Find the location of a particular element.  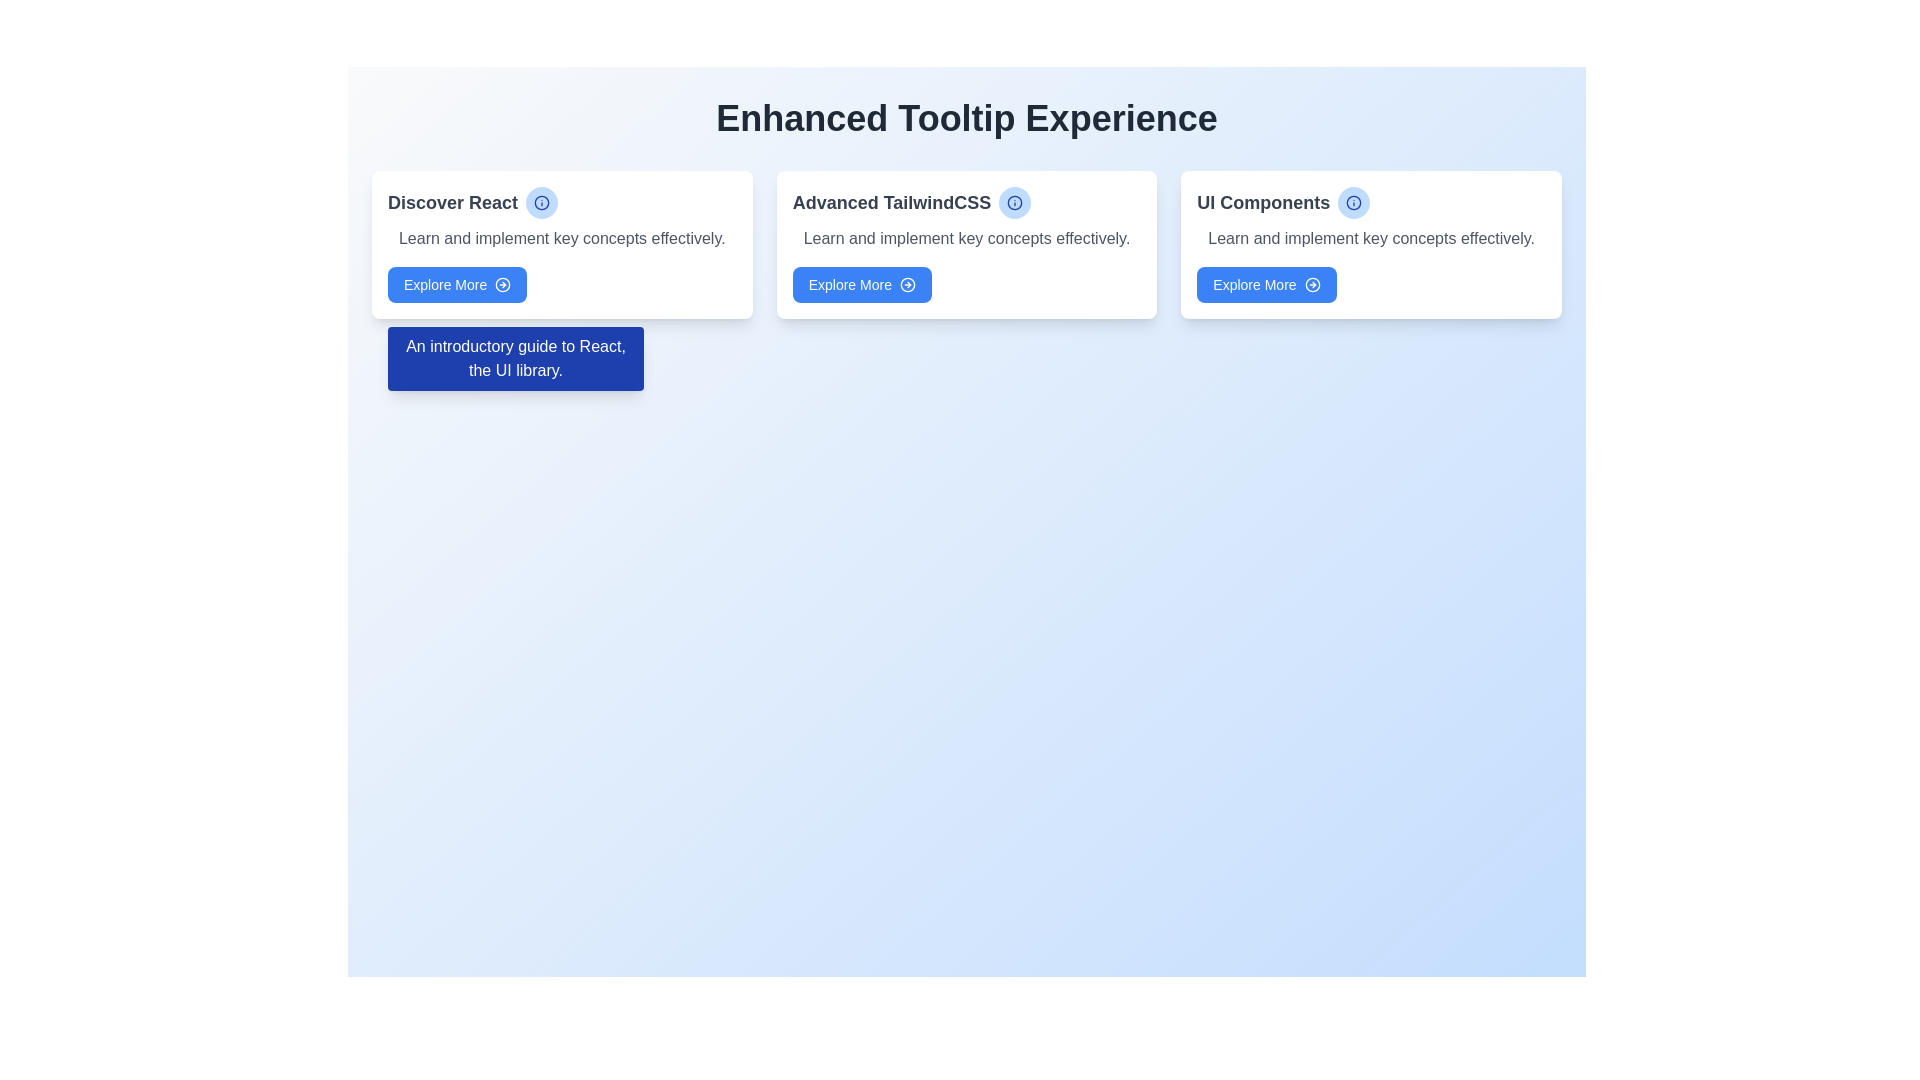

the SVG Circle Element that is part of the arrow icon in the 'Explore More' button under the 'Advanced TailwindCSS' section is located at coordinates (906, 285).